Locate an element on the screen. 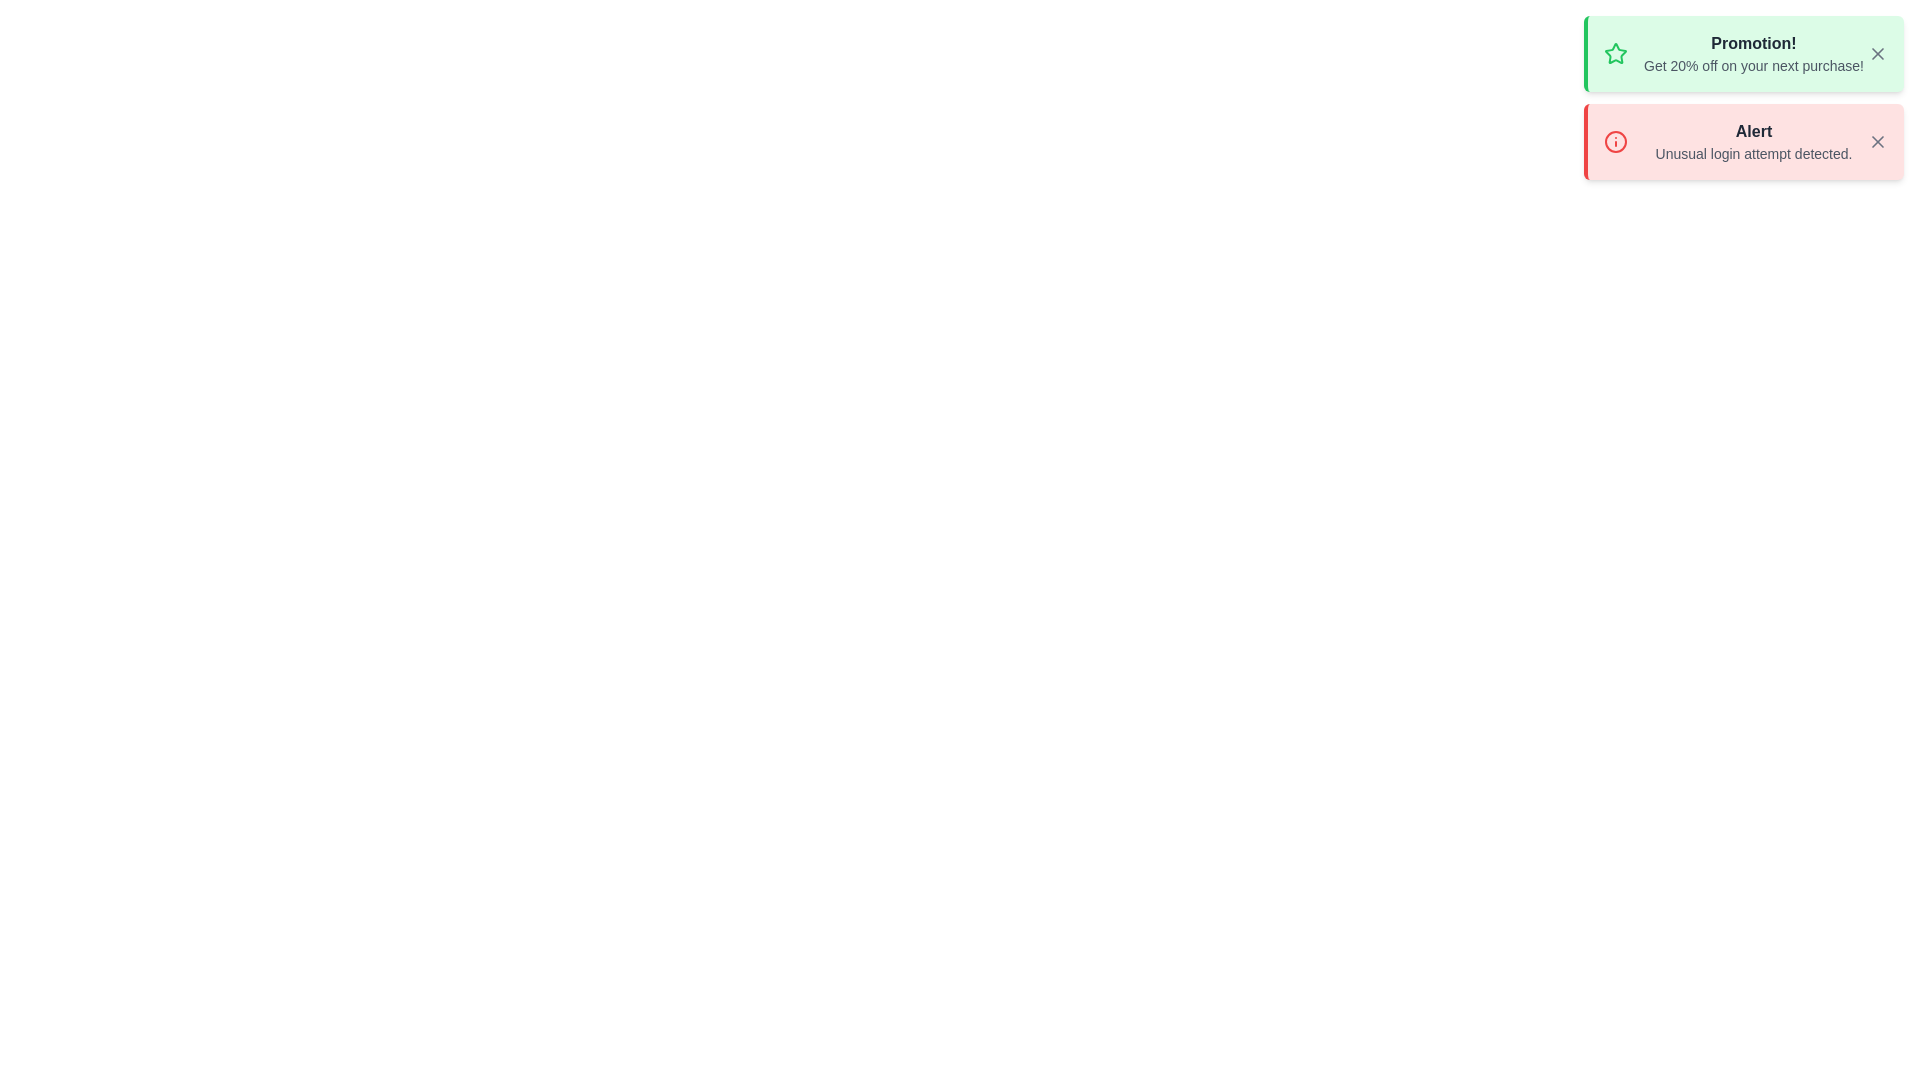  the Text label that serves as a title for the notification message indicating an unusual login attempt detected is located at coordinates (1752, 131).